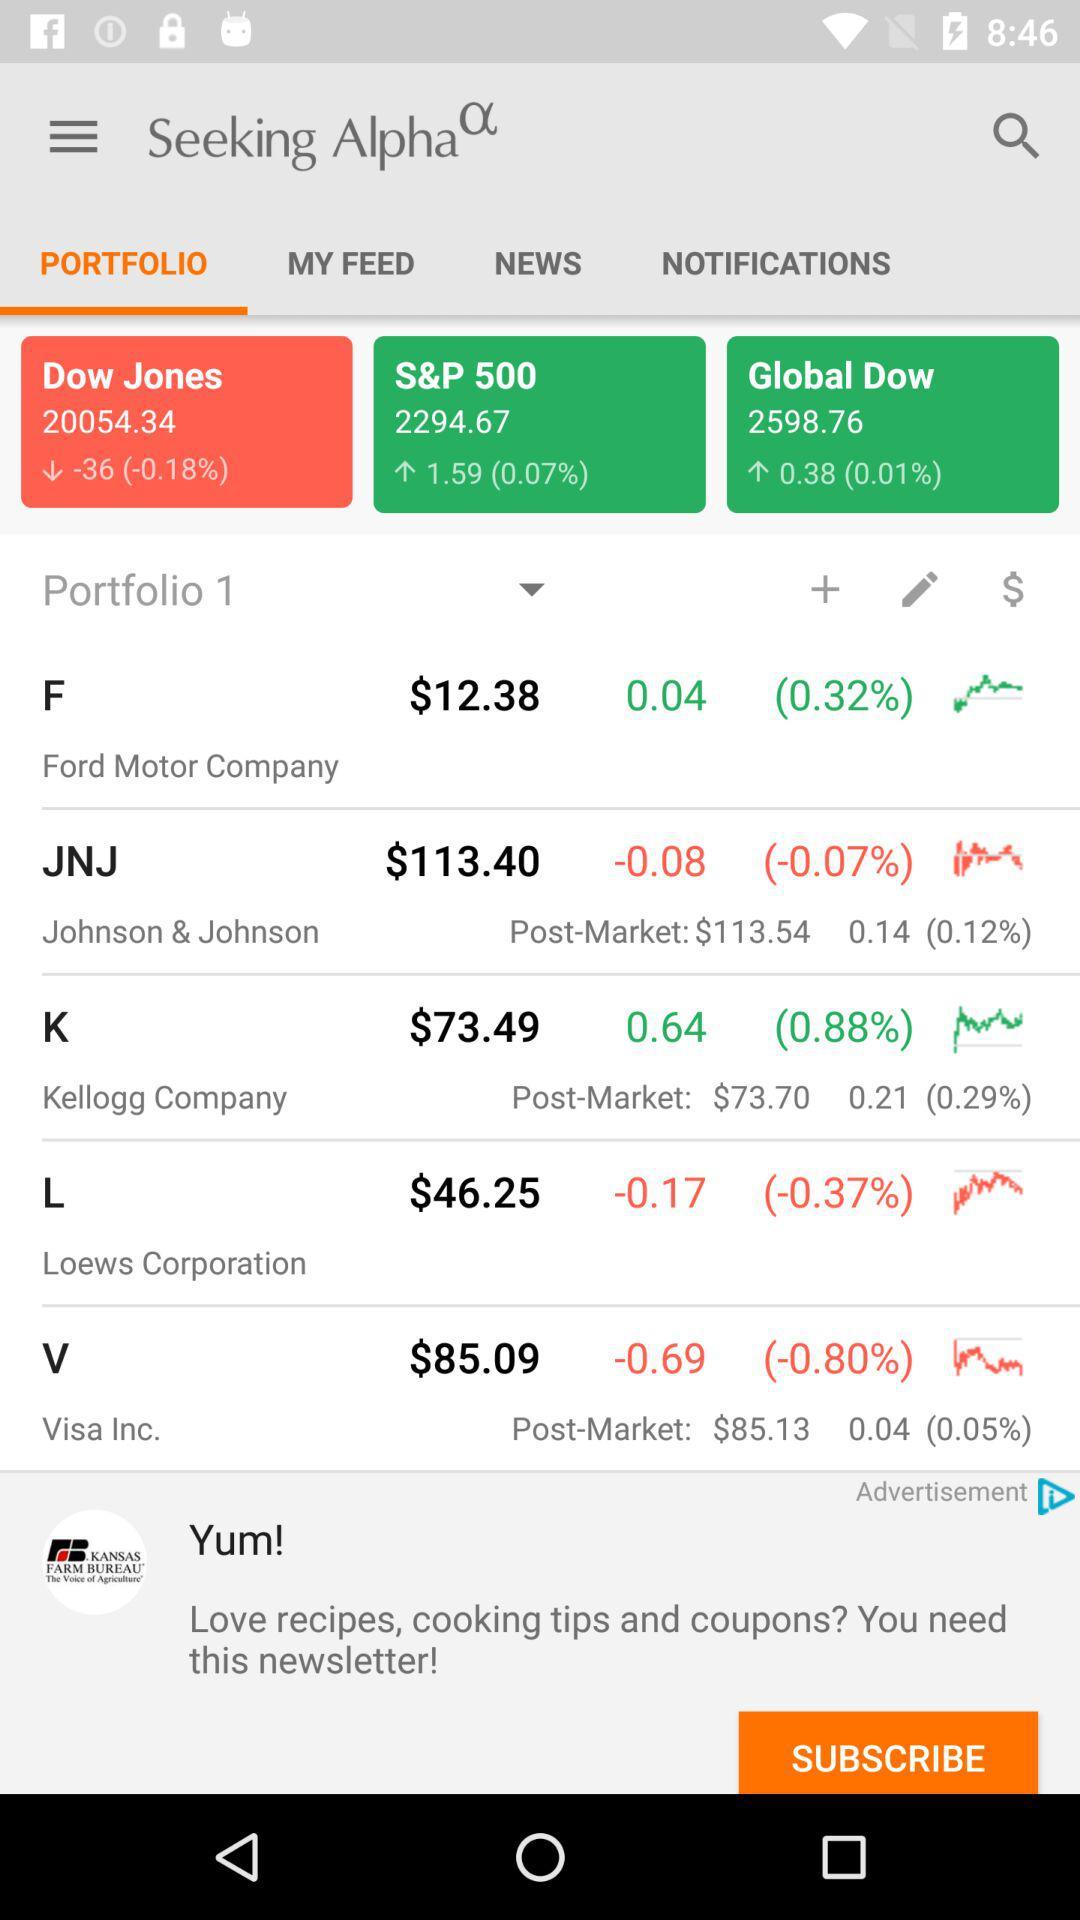  I want to click on icon above the love recipes cooking, so click(634, 1537).